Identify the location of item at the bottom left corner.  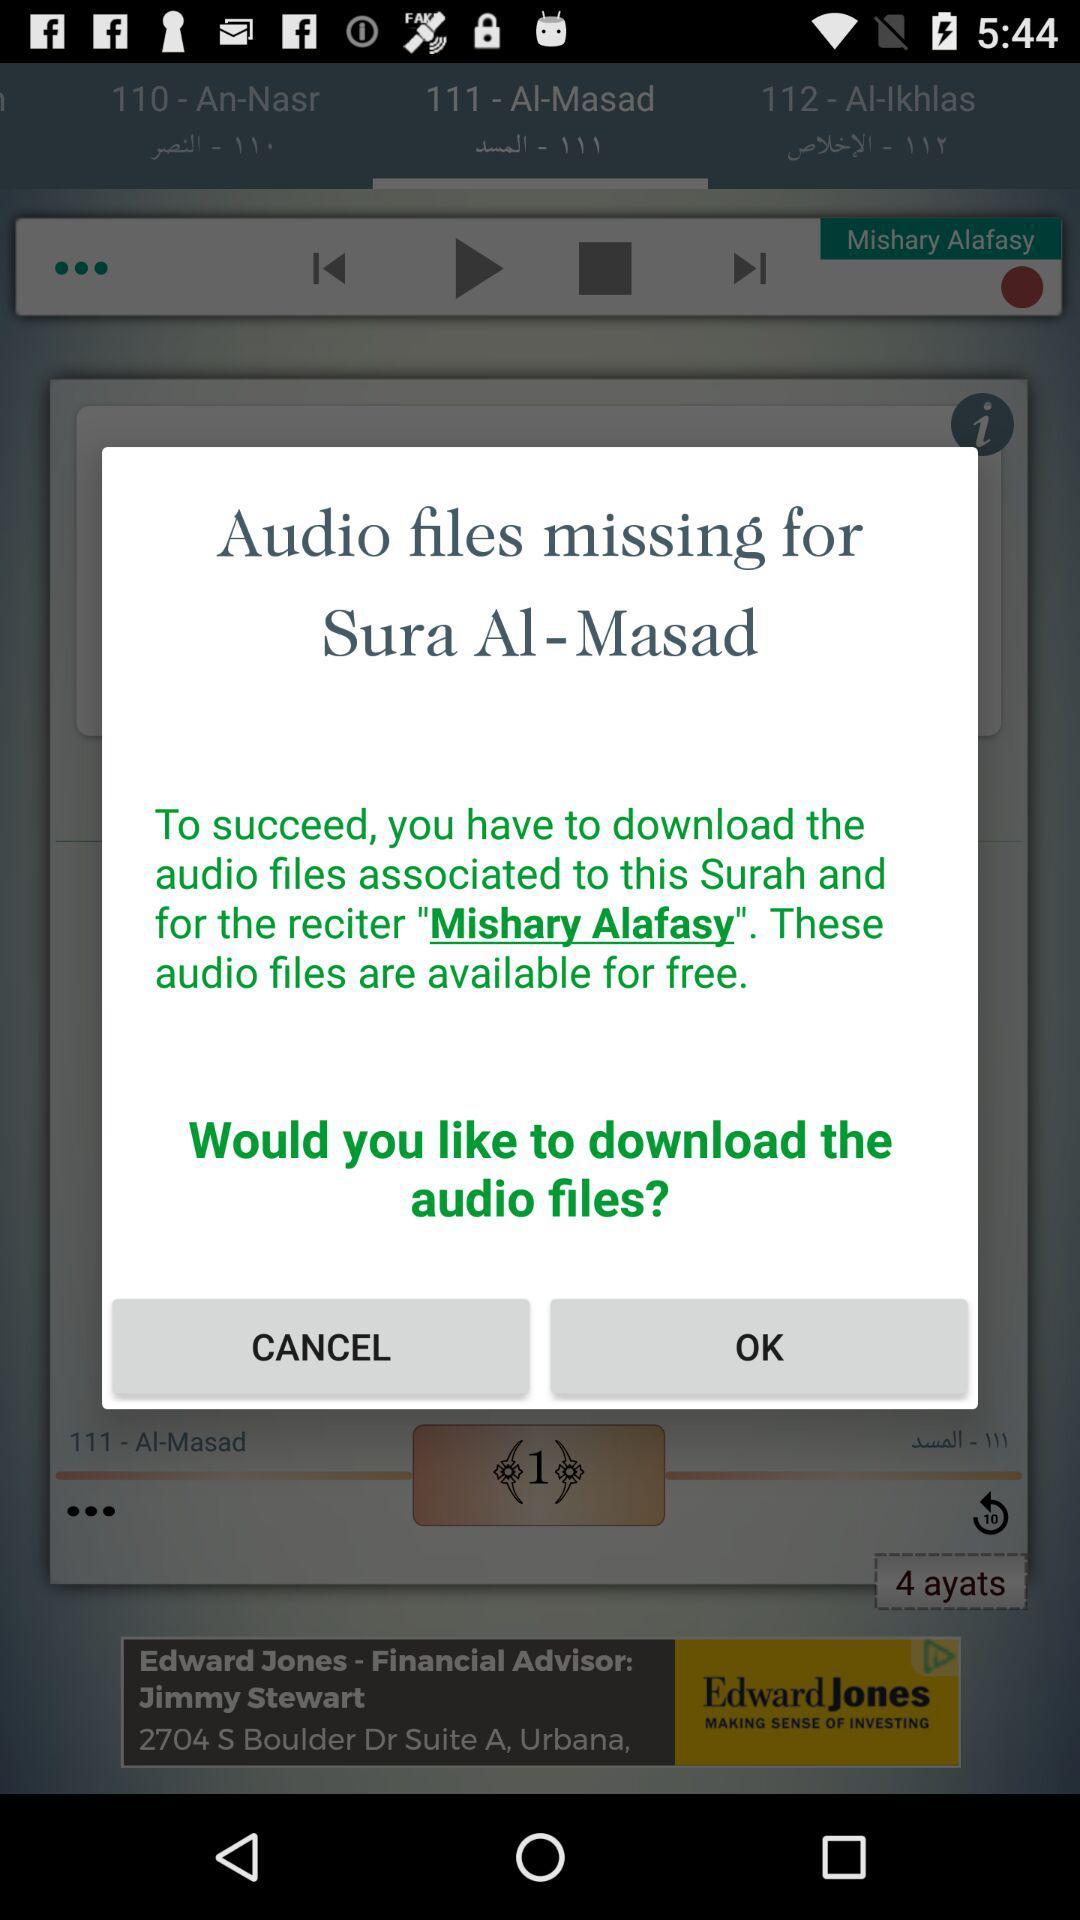
(319, 1346).